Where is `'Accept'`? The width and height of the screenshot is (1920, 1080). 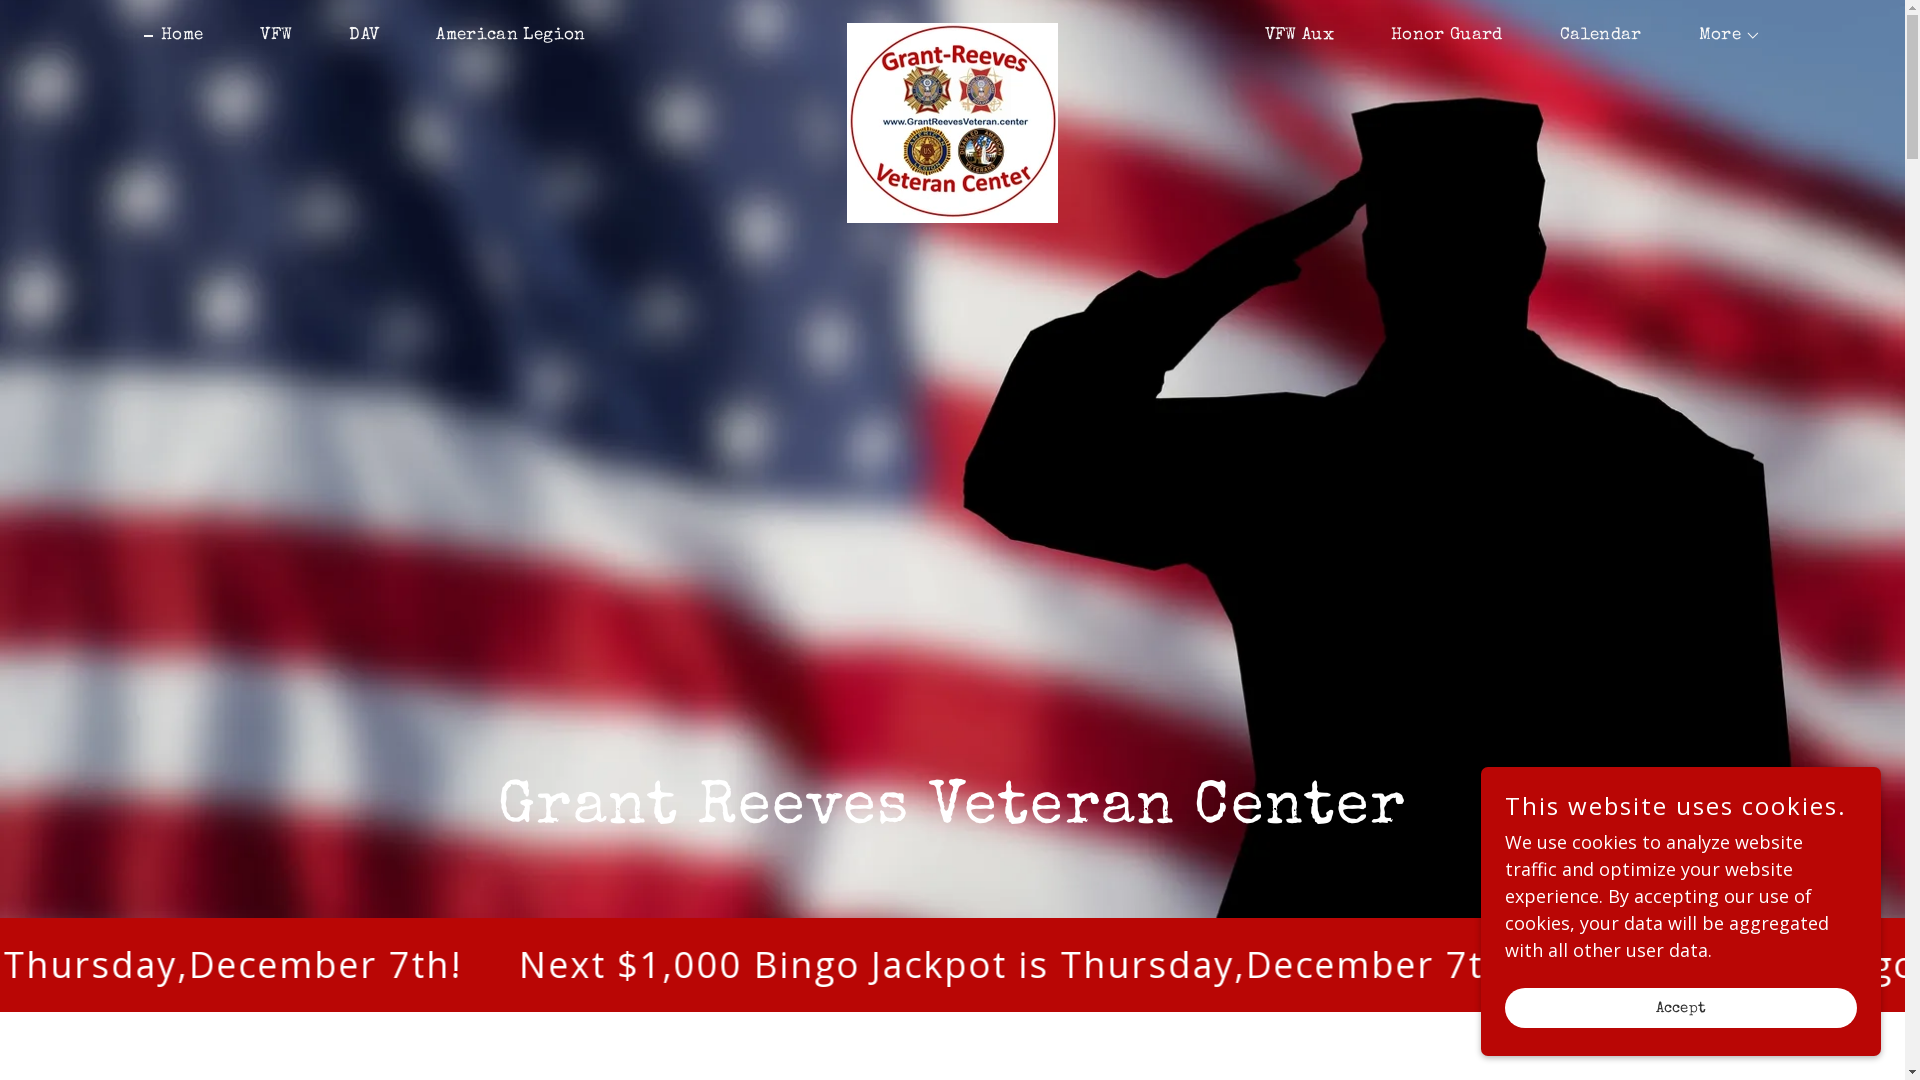 'Accept' is located at coordinates (1680, 1007).